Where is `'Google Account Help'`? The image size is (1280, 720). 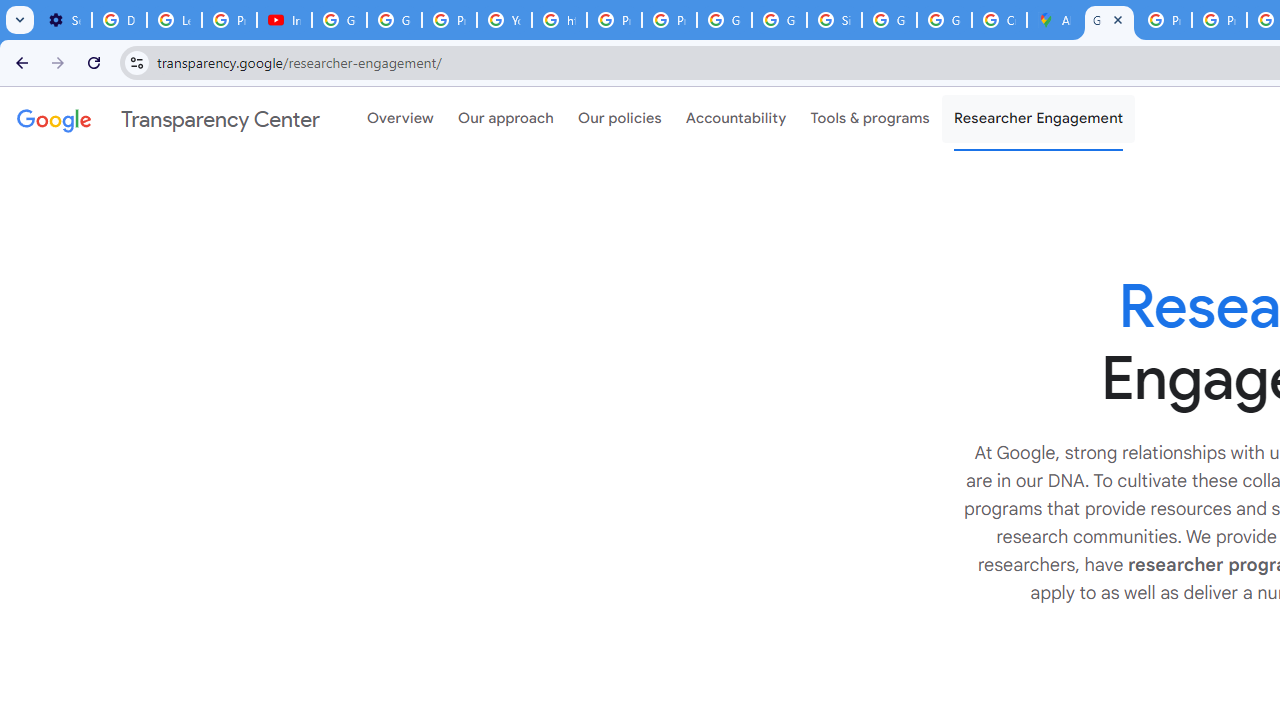 'Google Account Help' is located at coordinates (339, 20).